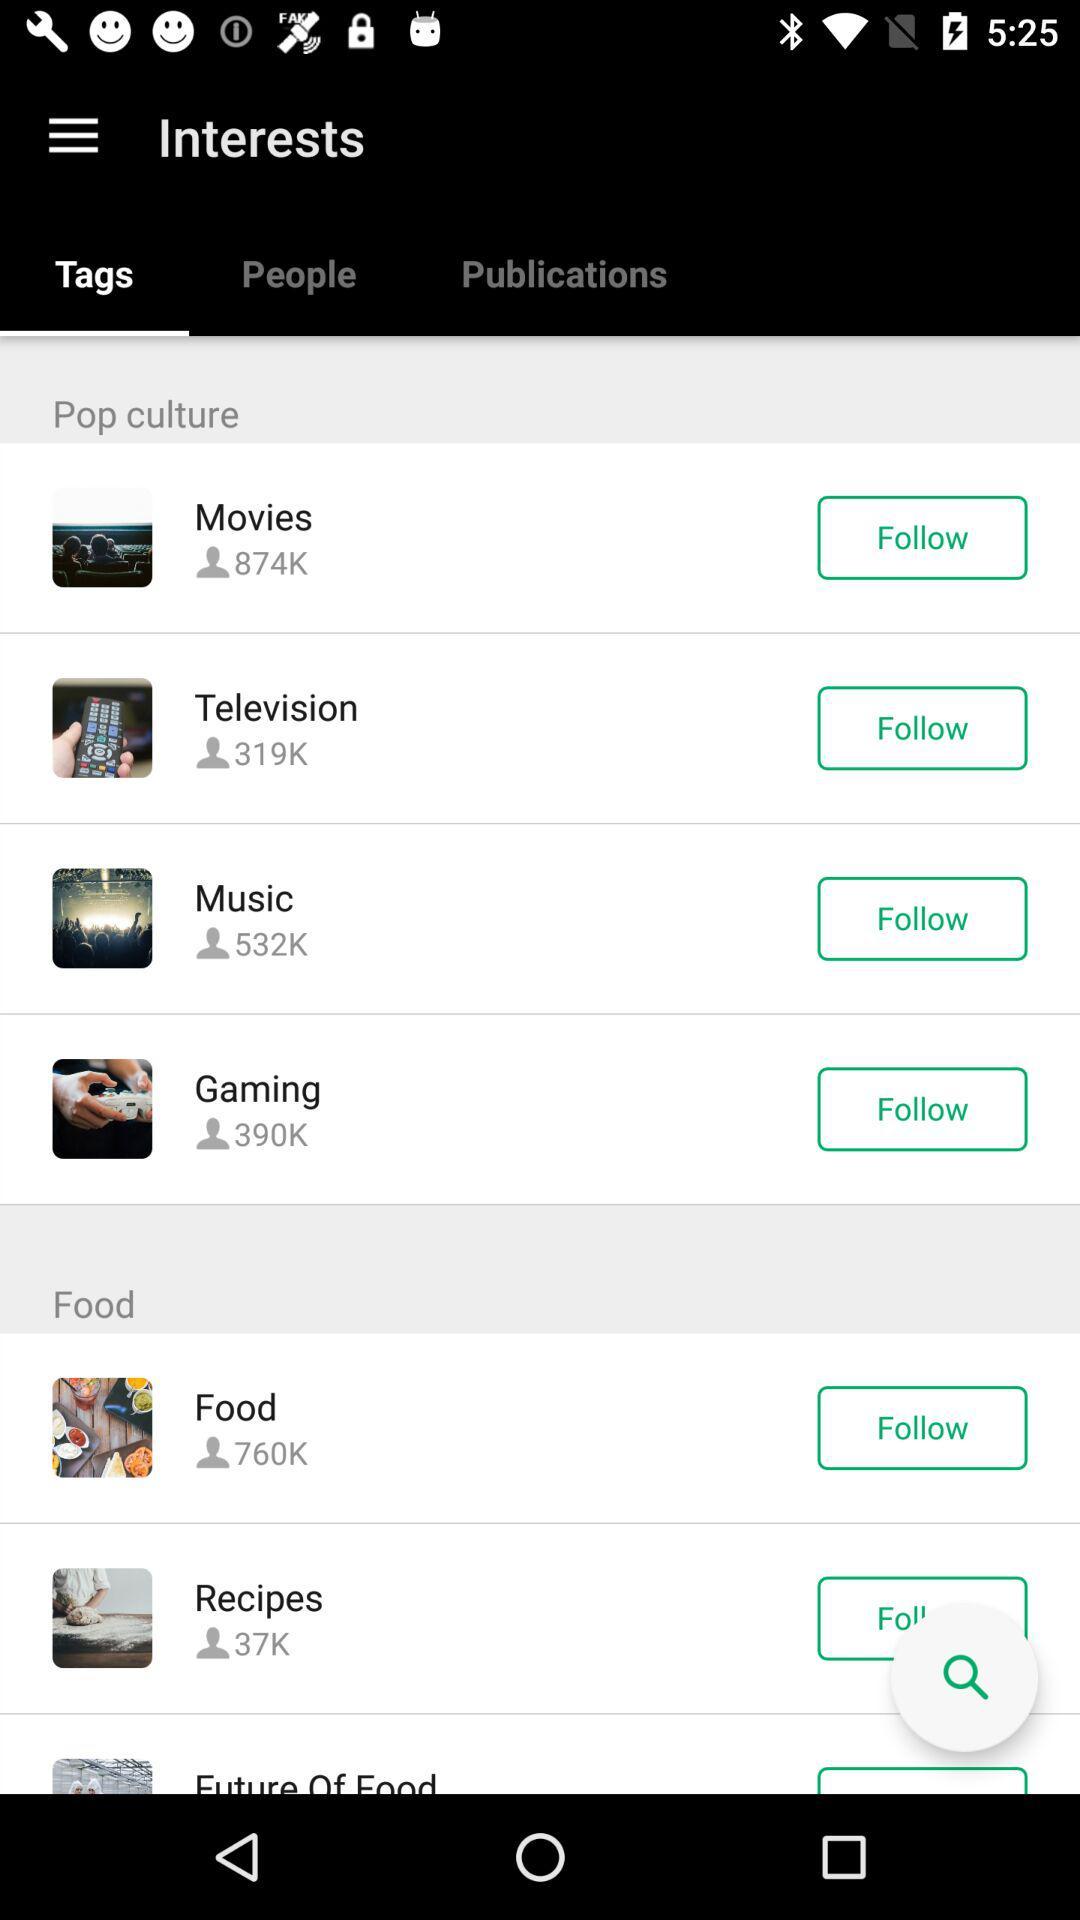 This screenshot has width=1080, height=1920. What do you see at coordinates (963, 1678) in the screenshot?
I see `search` at bounding box center [963, 1678].